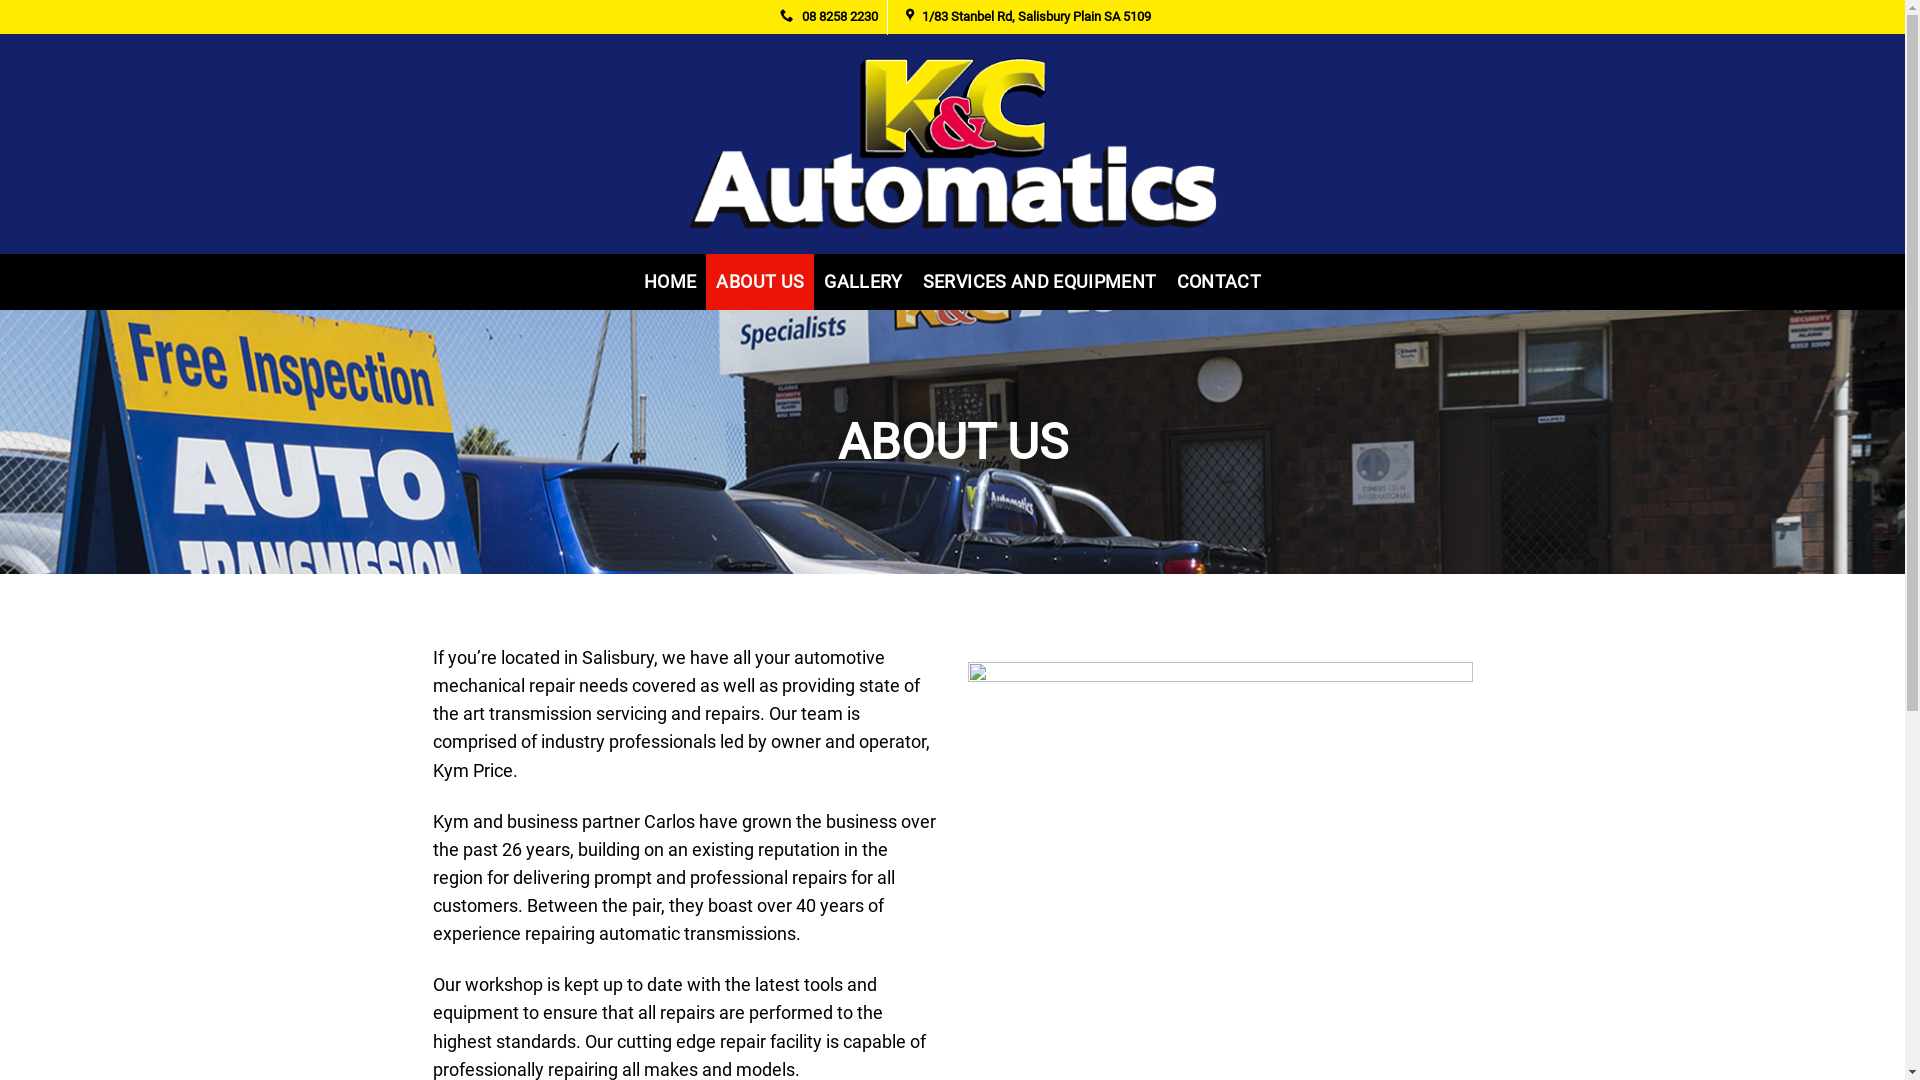 The image size is (1920, 1080). Describe the element at coordinates (670, 281) in the screenshot. I see `'HOME'` at that location.